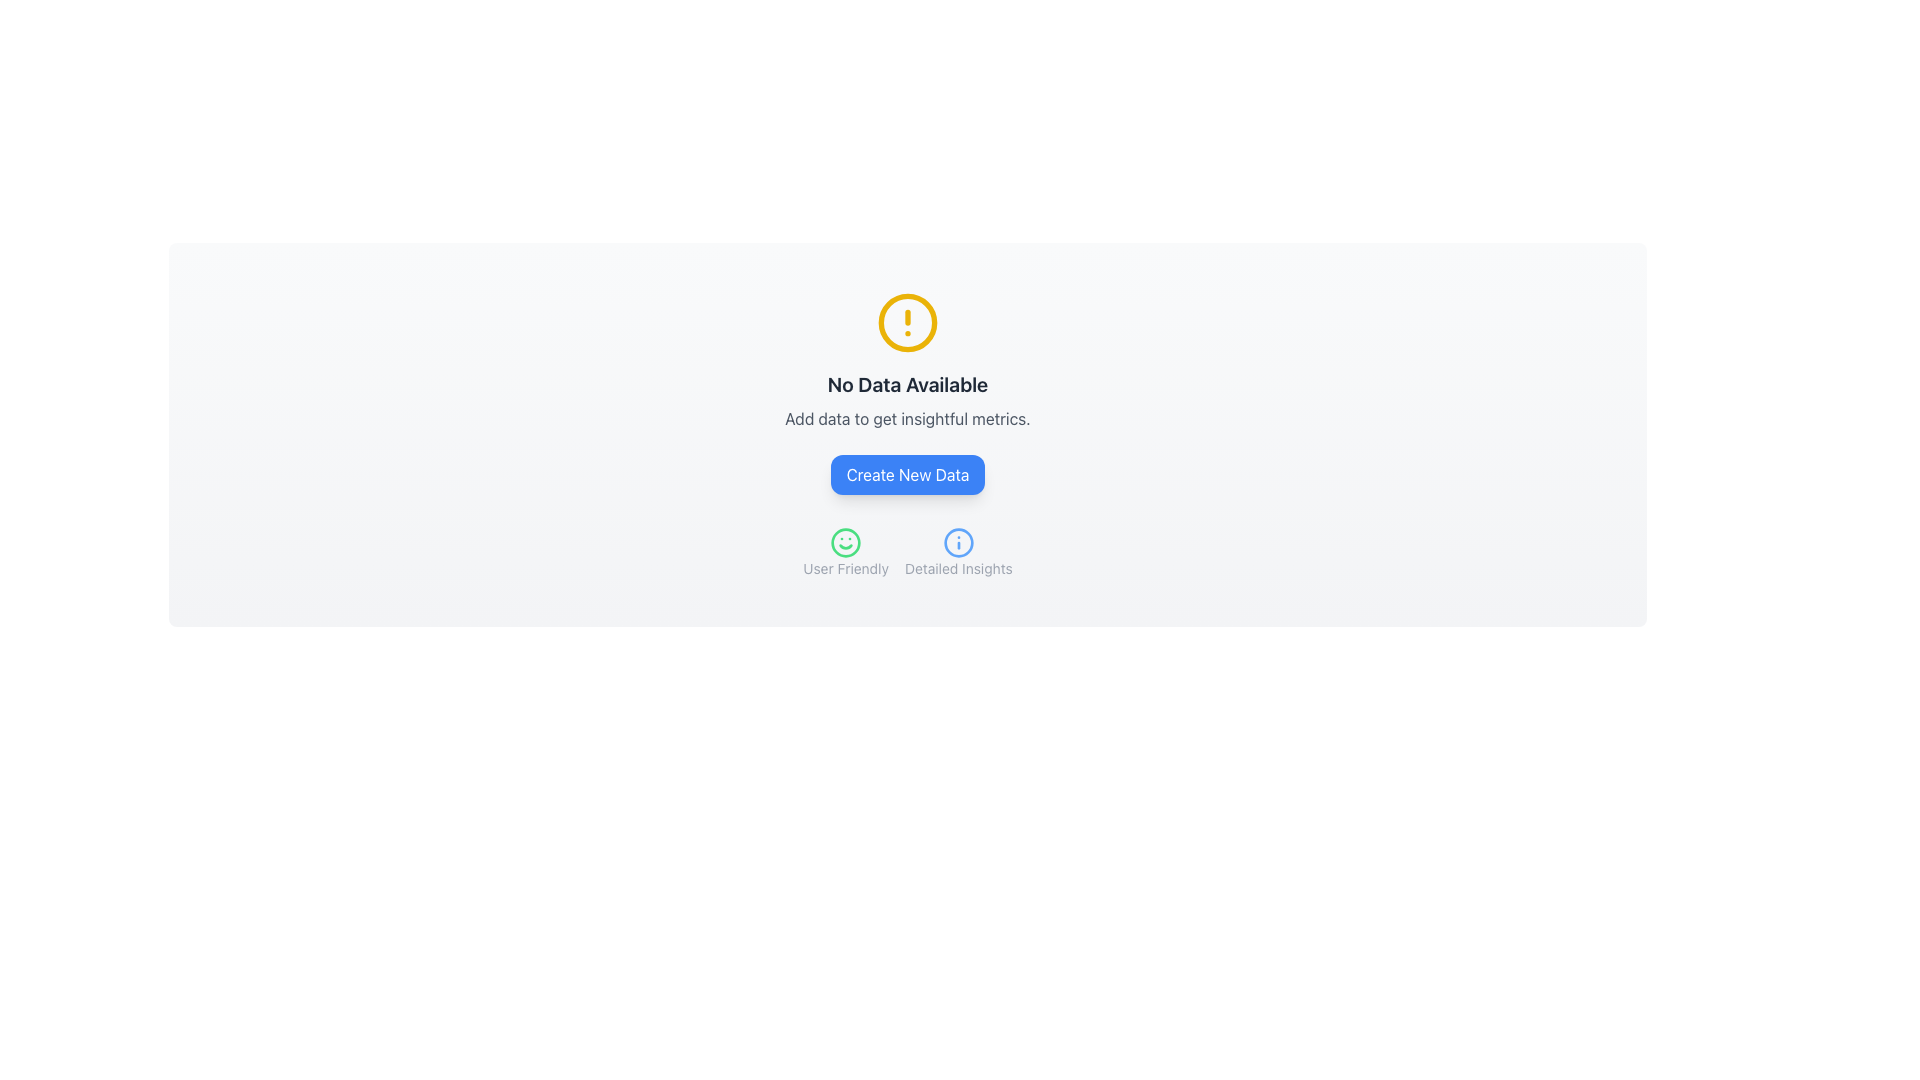  Describe the element at coordinates (846, 552) in the screenshot. I see `text from the 'User Friendly' label, which is styled in gray and is positioned below a green smiley face icon` at that location.